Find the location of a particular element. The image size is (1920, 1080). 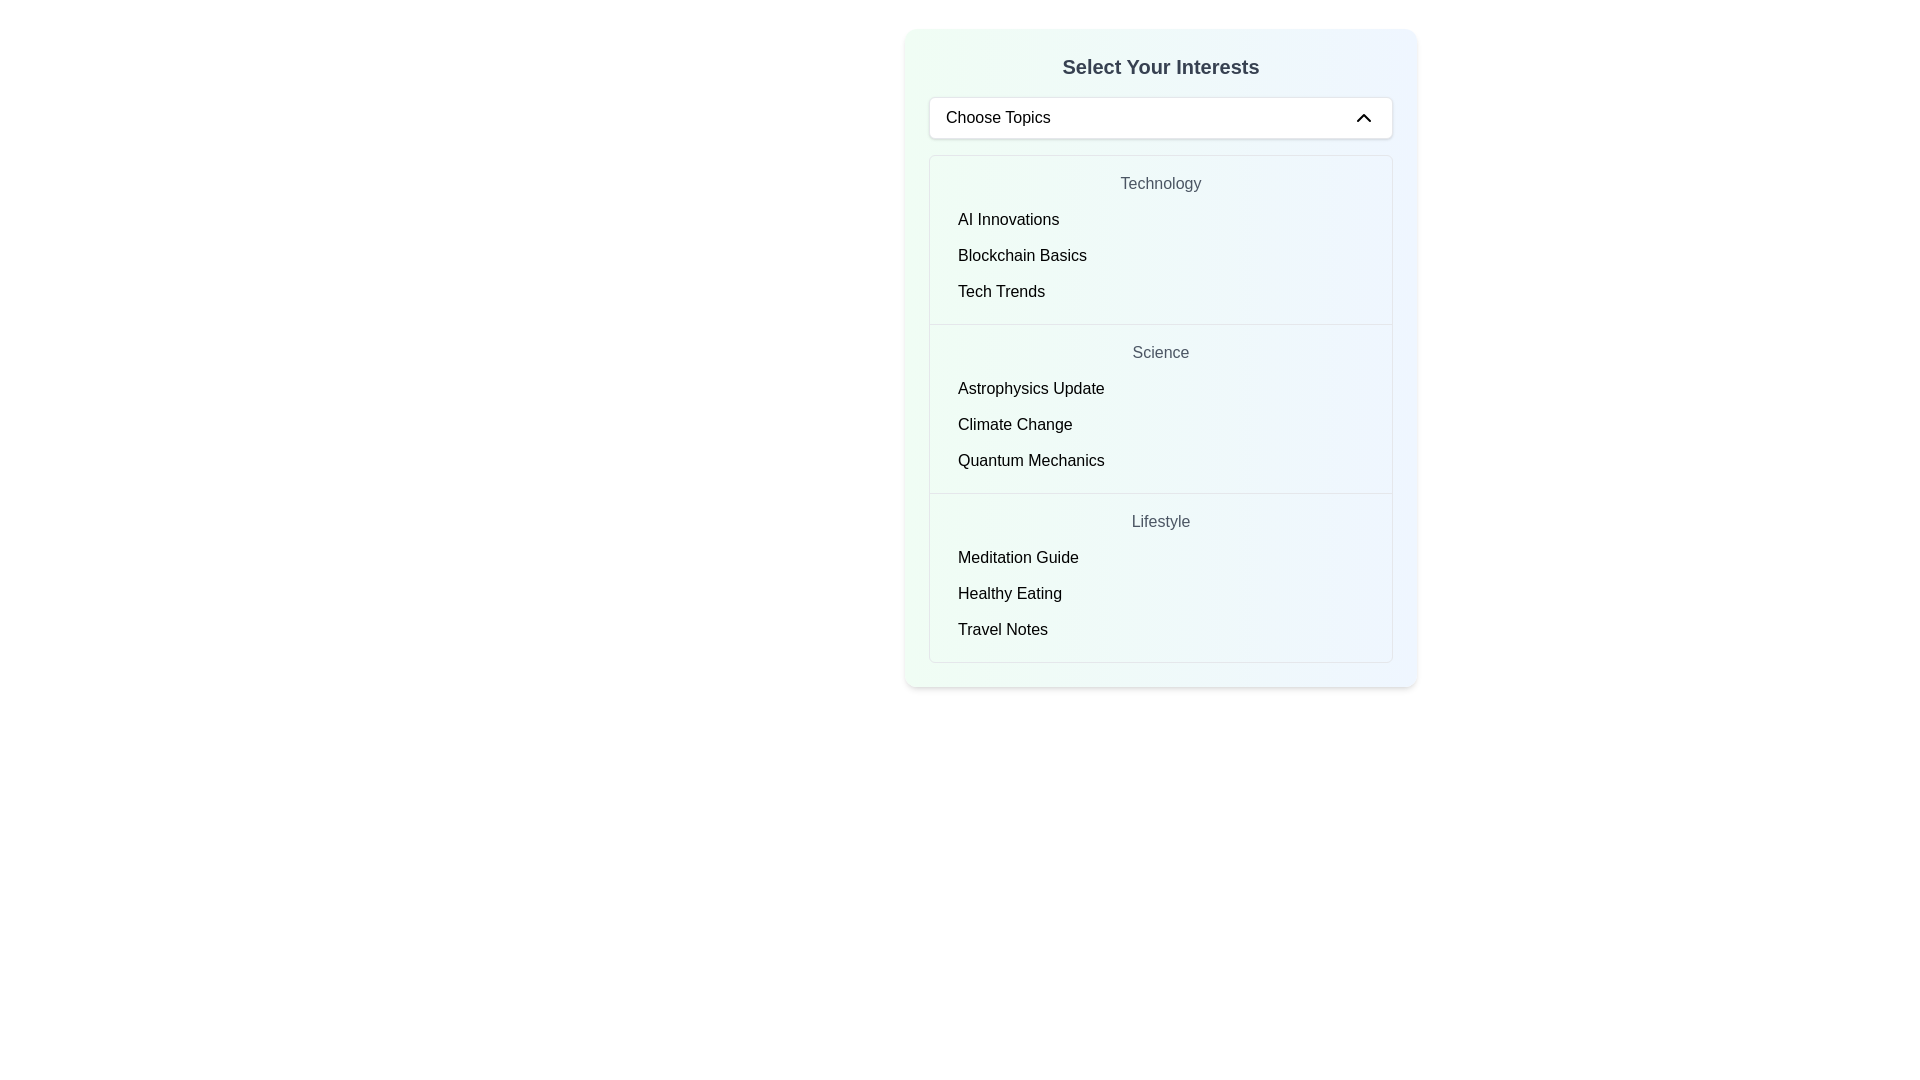

the 'Technology' section is located at coordinates (1161, 238).